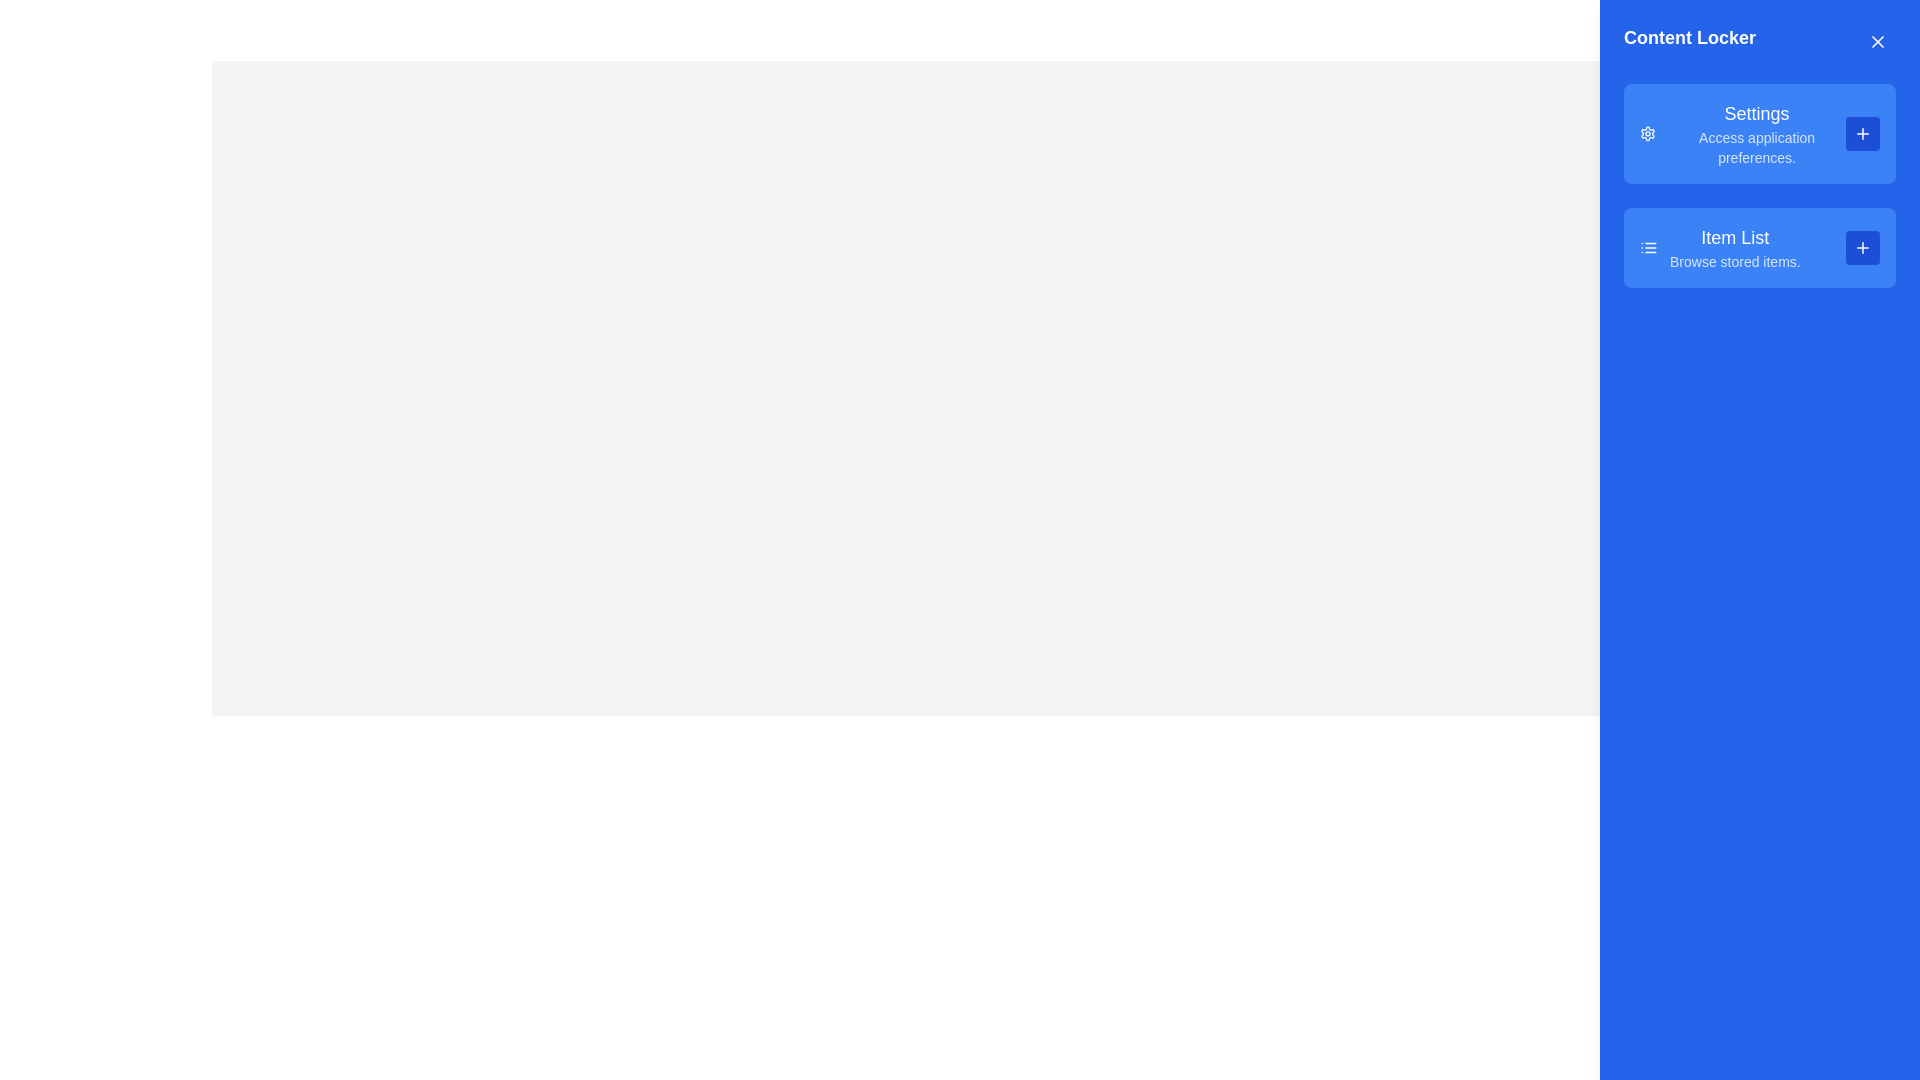 This screenshot has width=1920, height=1080. Describe the element at coordinates (1741, 134) in the screenshot. I see `the text block labeled 'Settings' which is bolded and larger, indicating application preferences` at that location.